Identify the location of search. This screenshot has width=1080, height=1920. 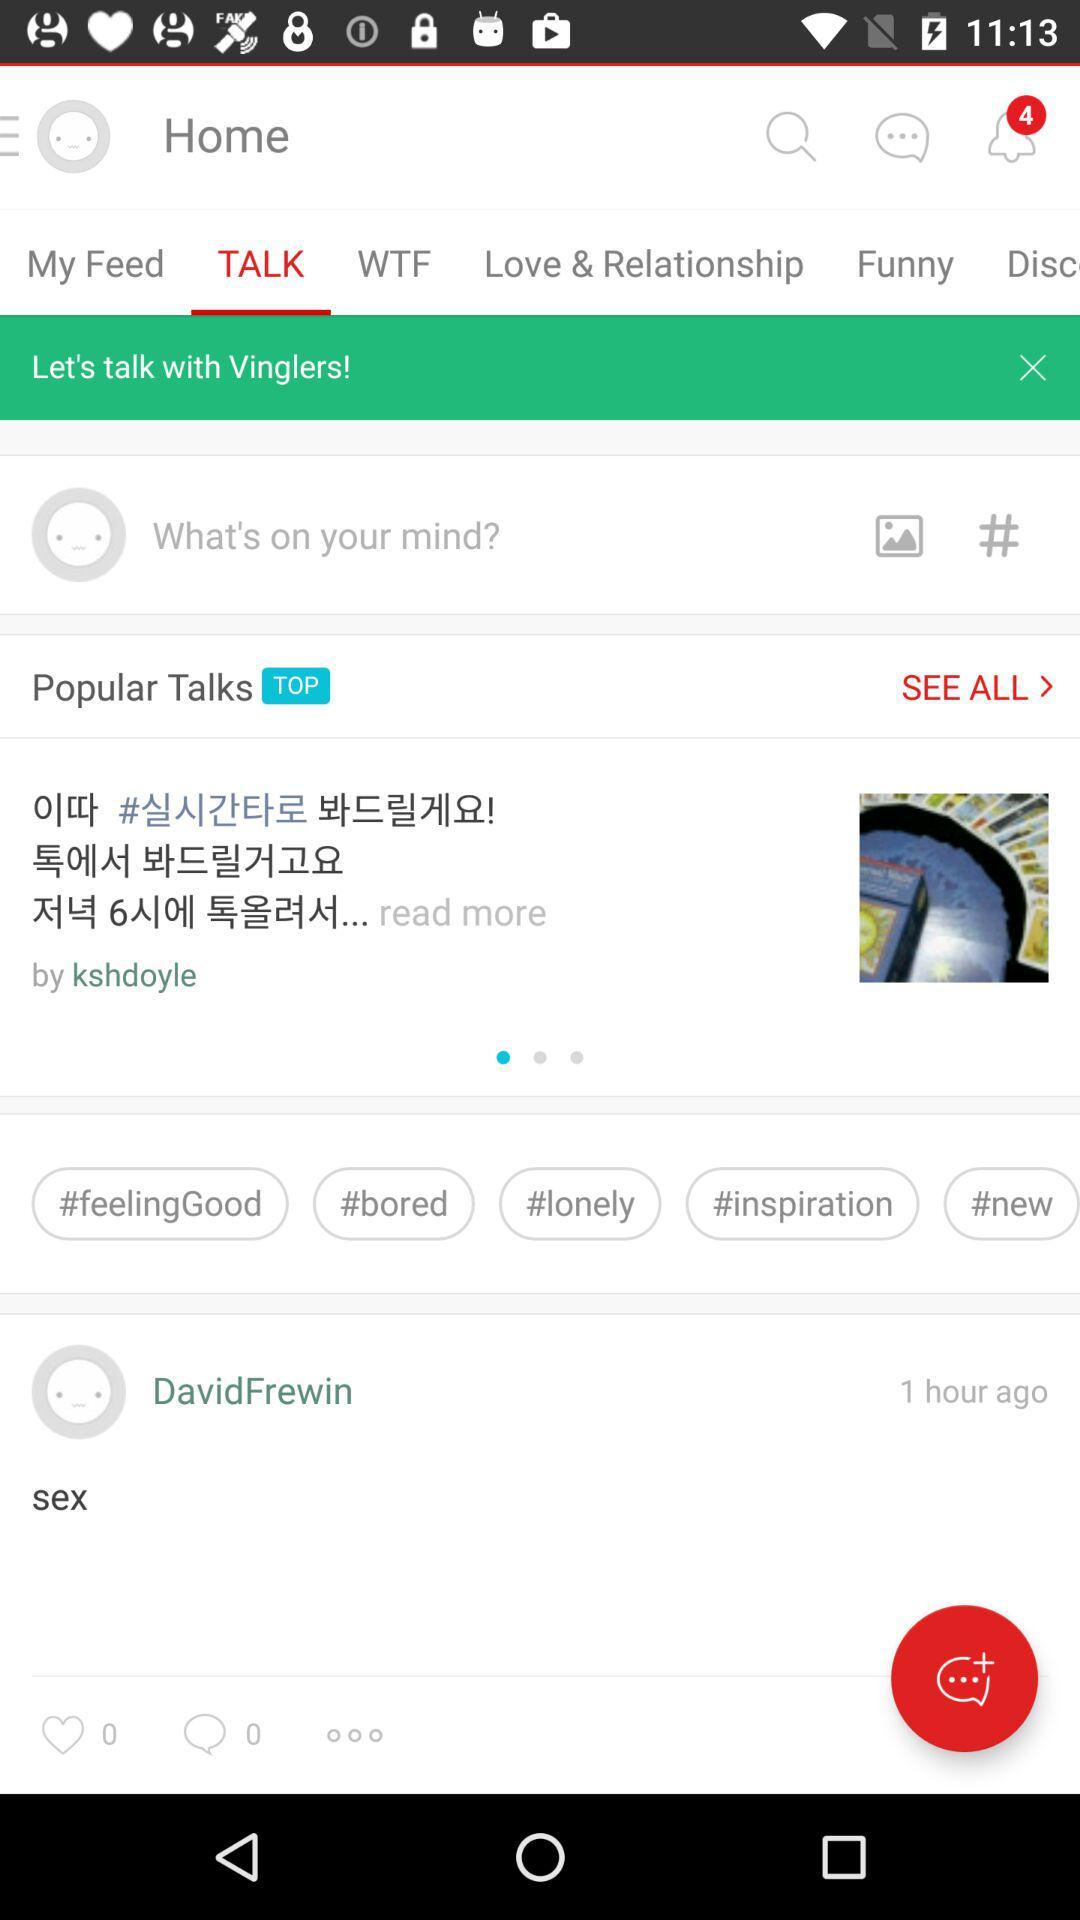
(789, 135).